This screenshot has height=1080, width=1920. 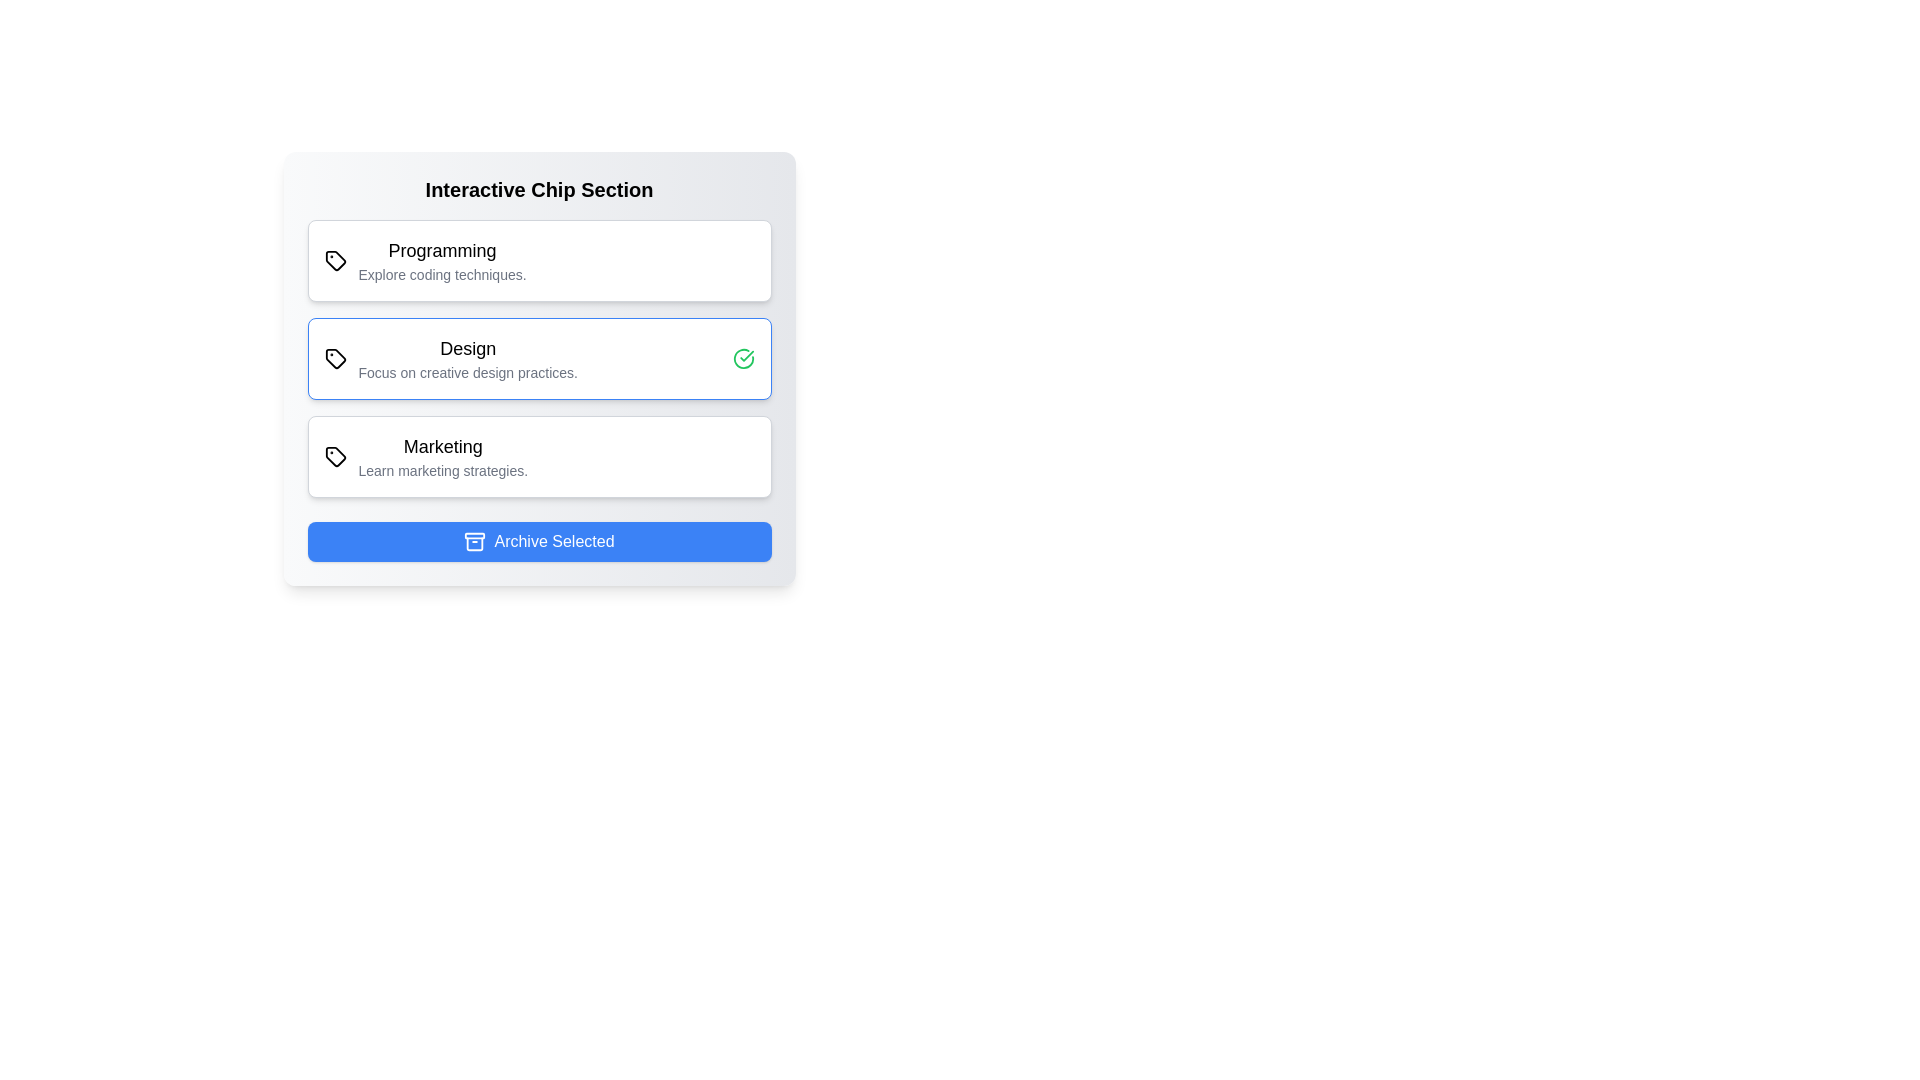 I want to click on the chip labeled Programming to toggle its selection state, so click(x=539, y=260).